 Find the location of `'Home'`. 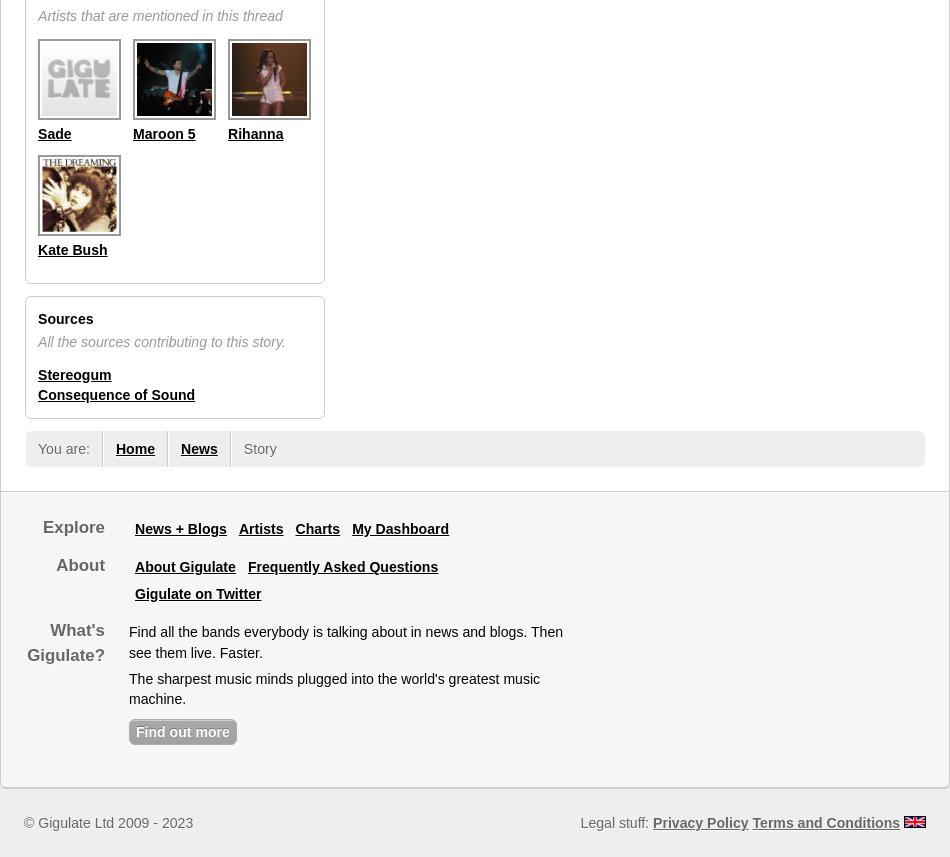

'Home' is located at coordinates (134, 447).